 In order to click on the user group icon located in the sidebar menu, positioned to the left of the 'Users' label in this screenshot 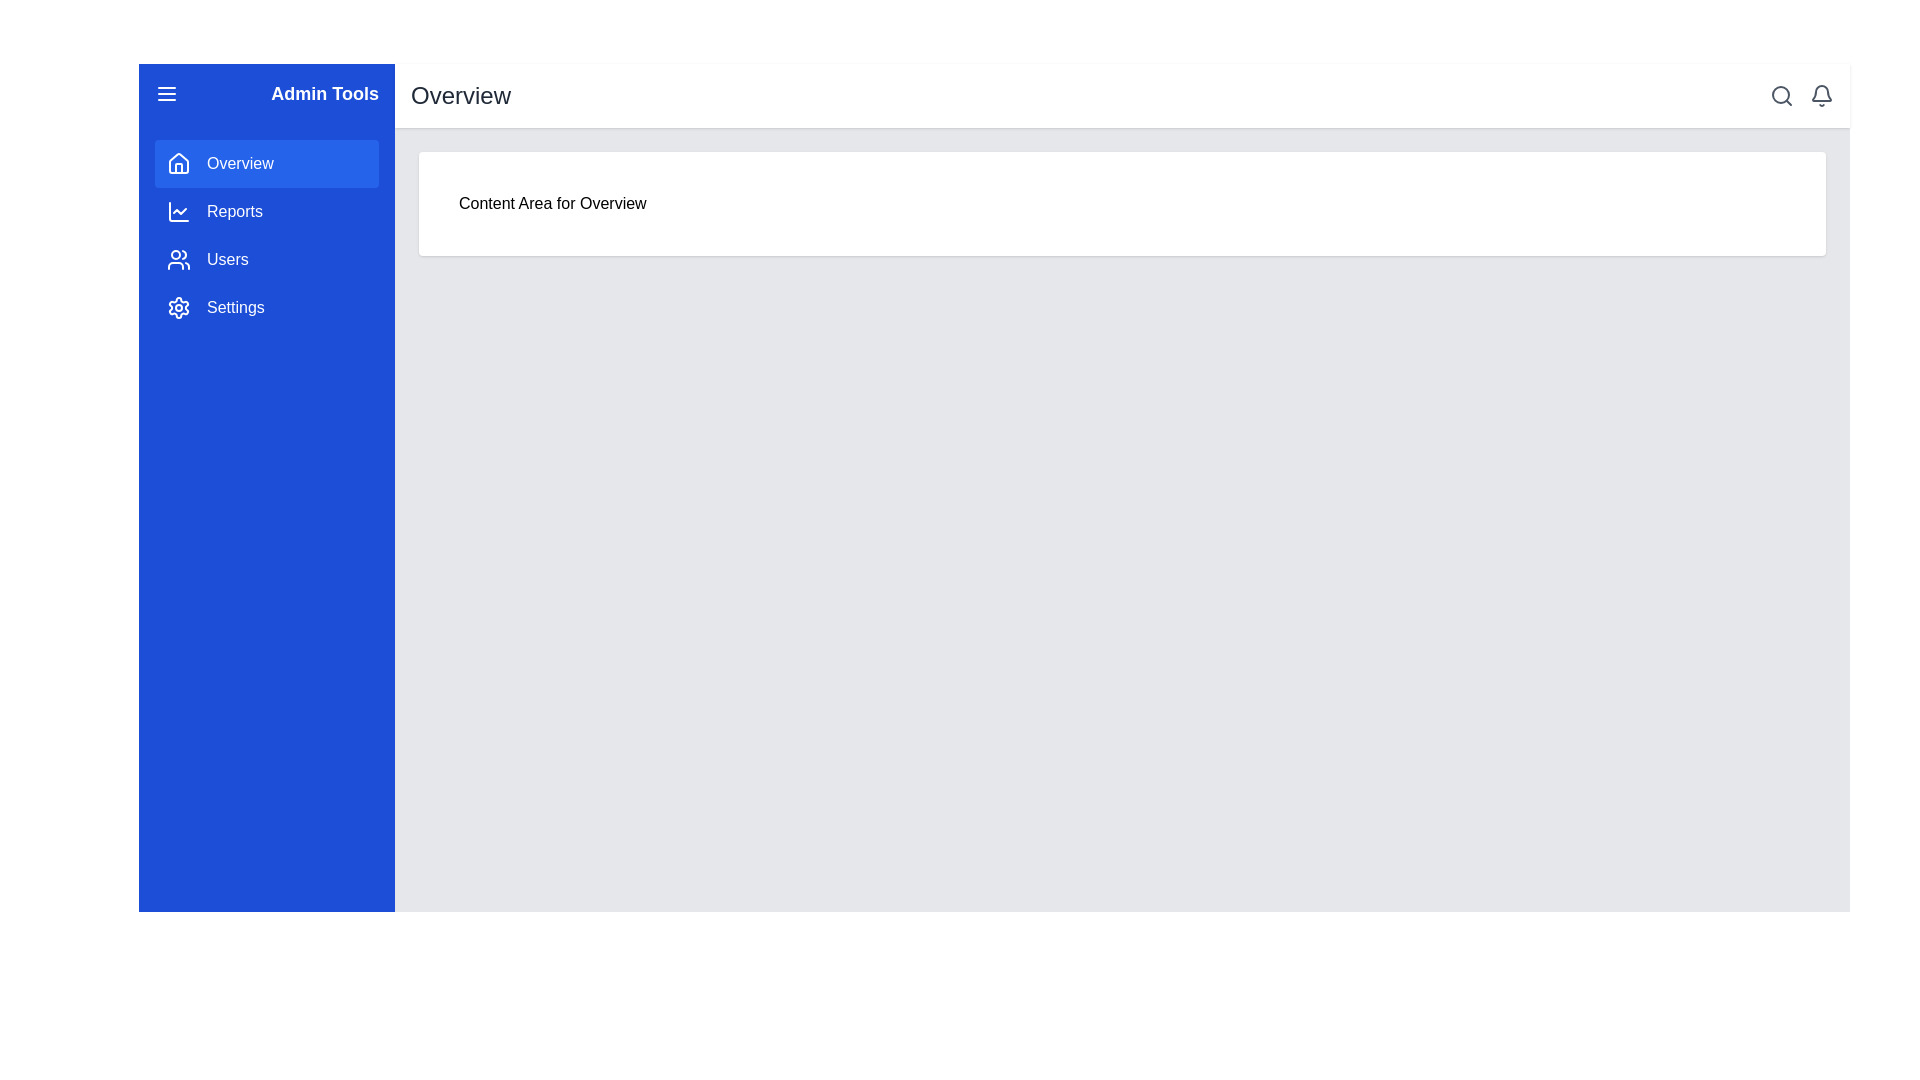, I will do `click(178, 258)`.